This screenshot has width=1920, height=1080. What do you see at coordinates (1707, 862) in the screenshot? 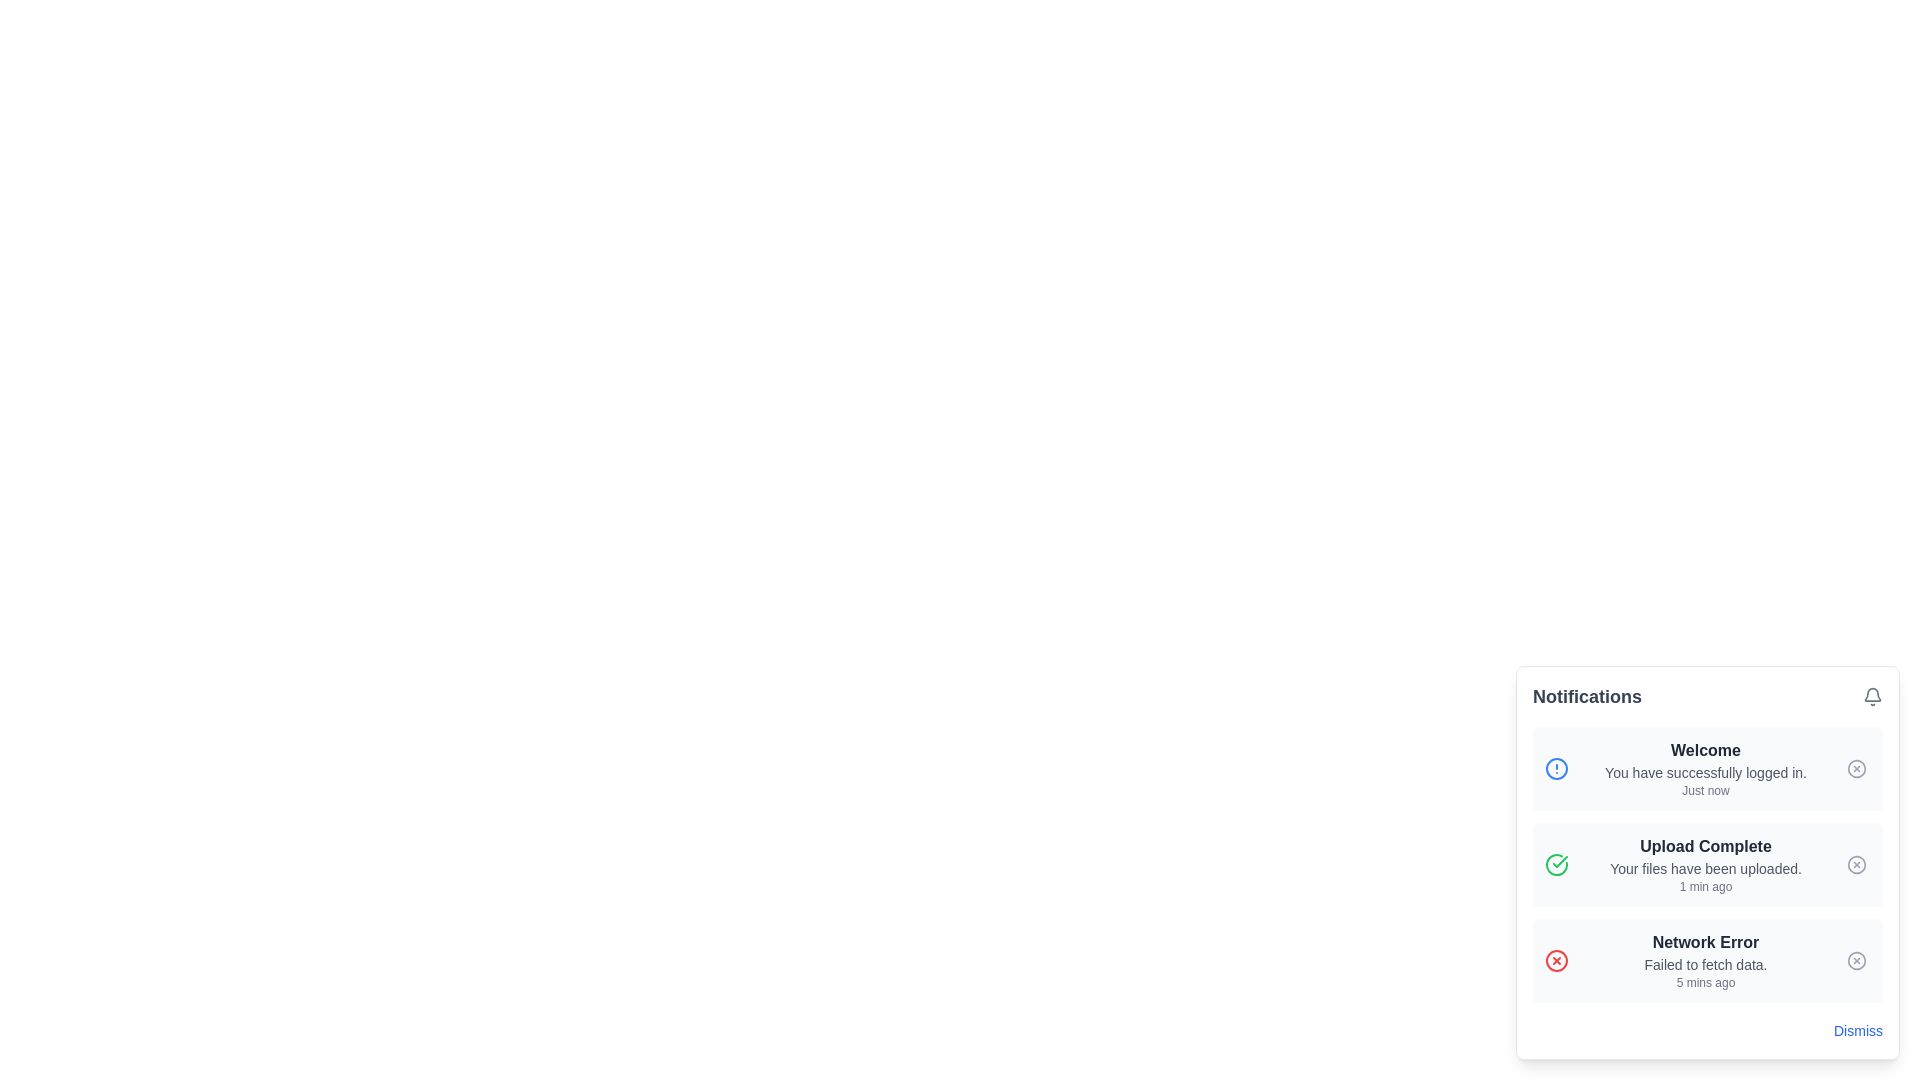
I see `the notification panel located at the bottom right corner of the interface, which has a white background, rounded corners, and displays the heading 'Notifications'` at bounding box center [1707, 862].